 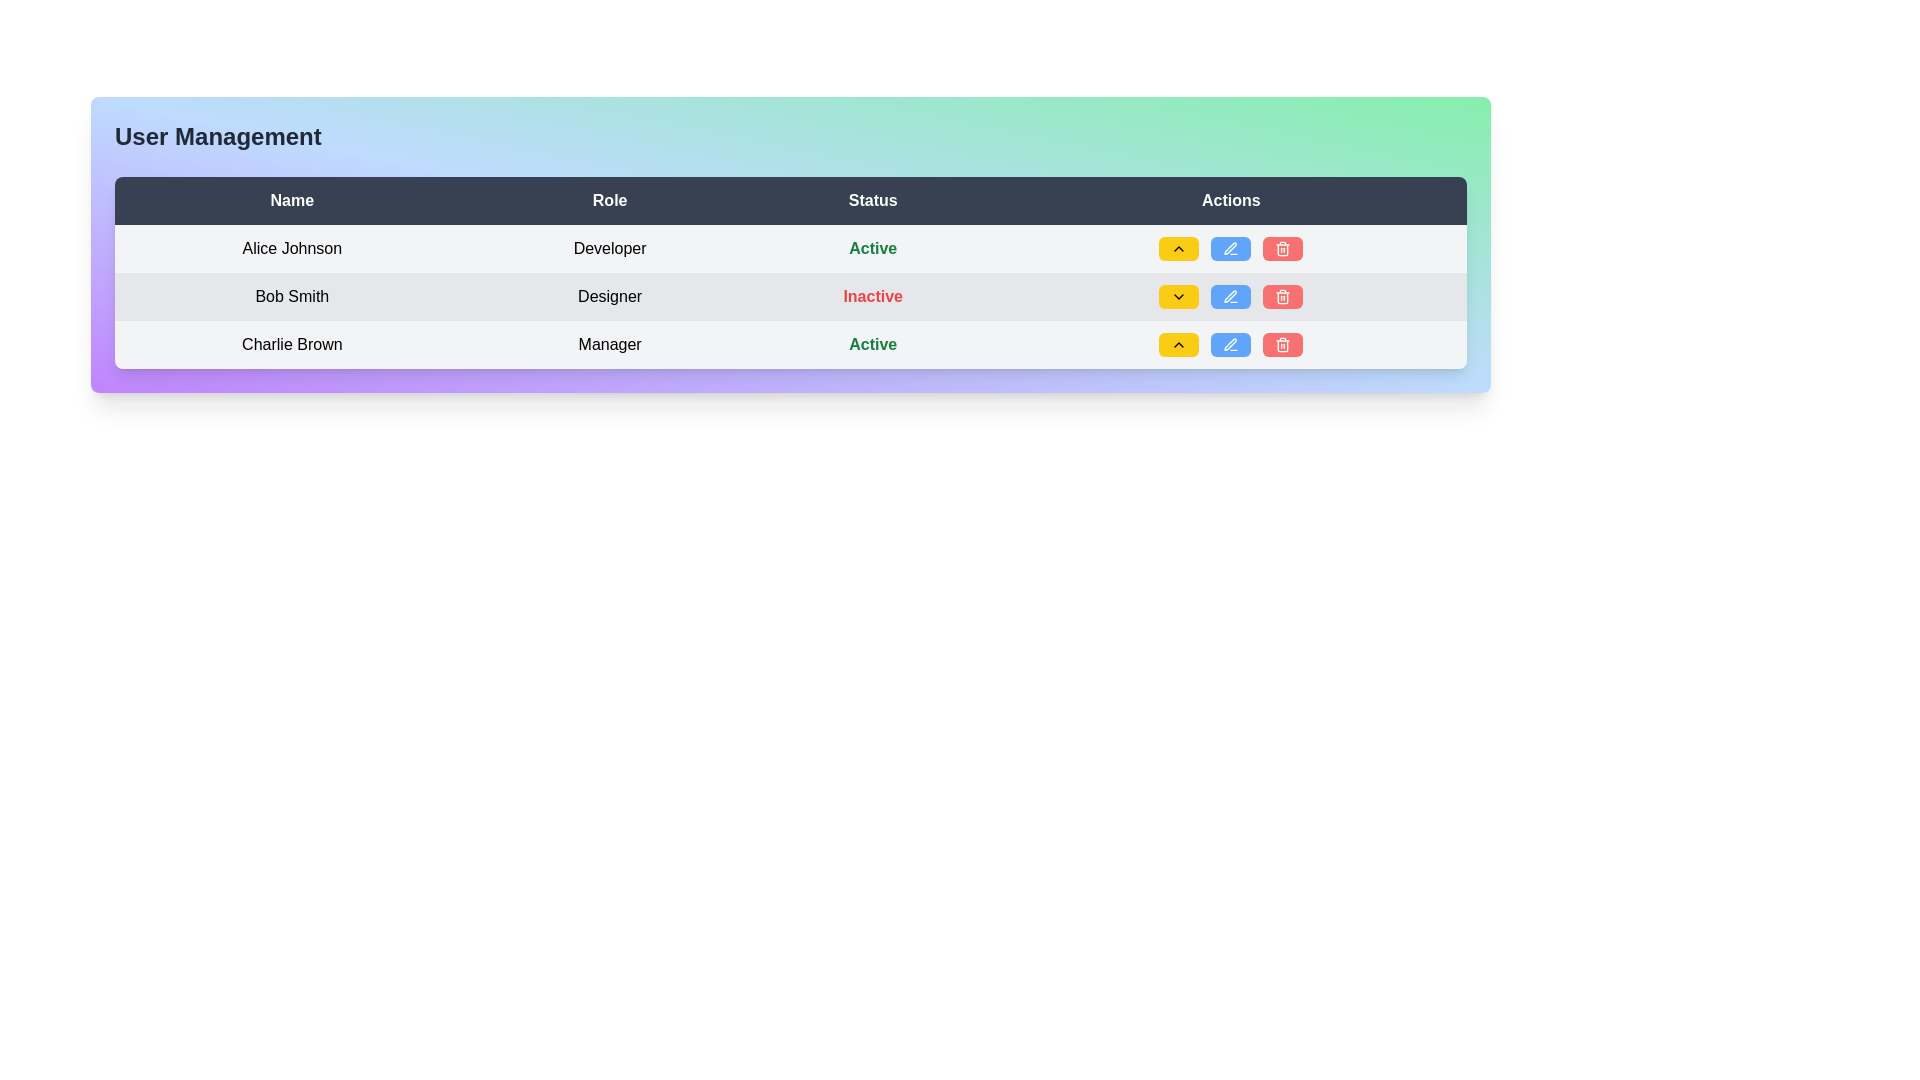 I want to click on the text label containing 'Bob Smith', so click(x=291, y=297).